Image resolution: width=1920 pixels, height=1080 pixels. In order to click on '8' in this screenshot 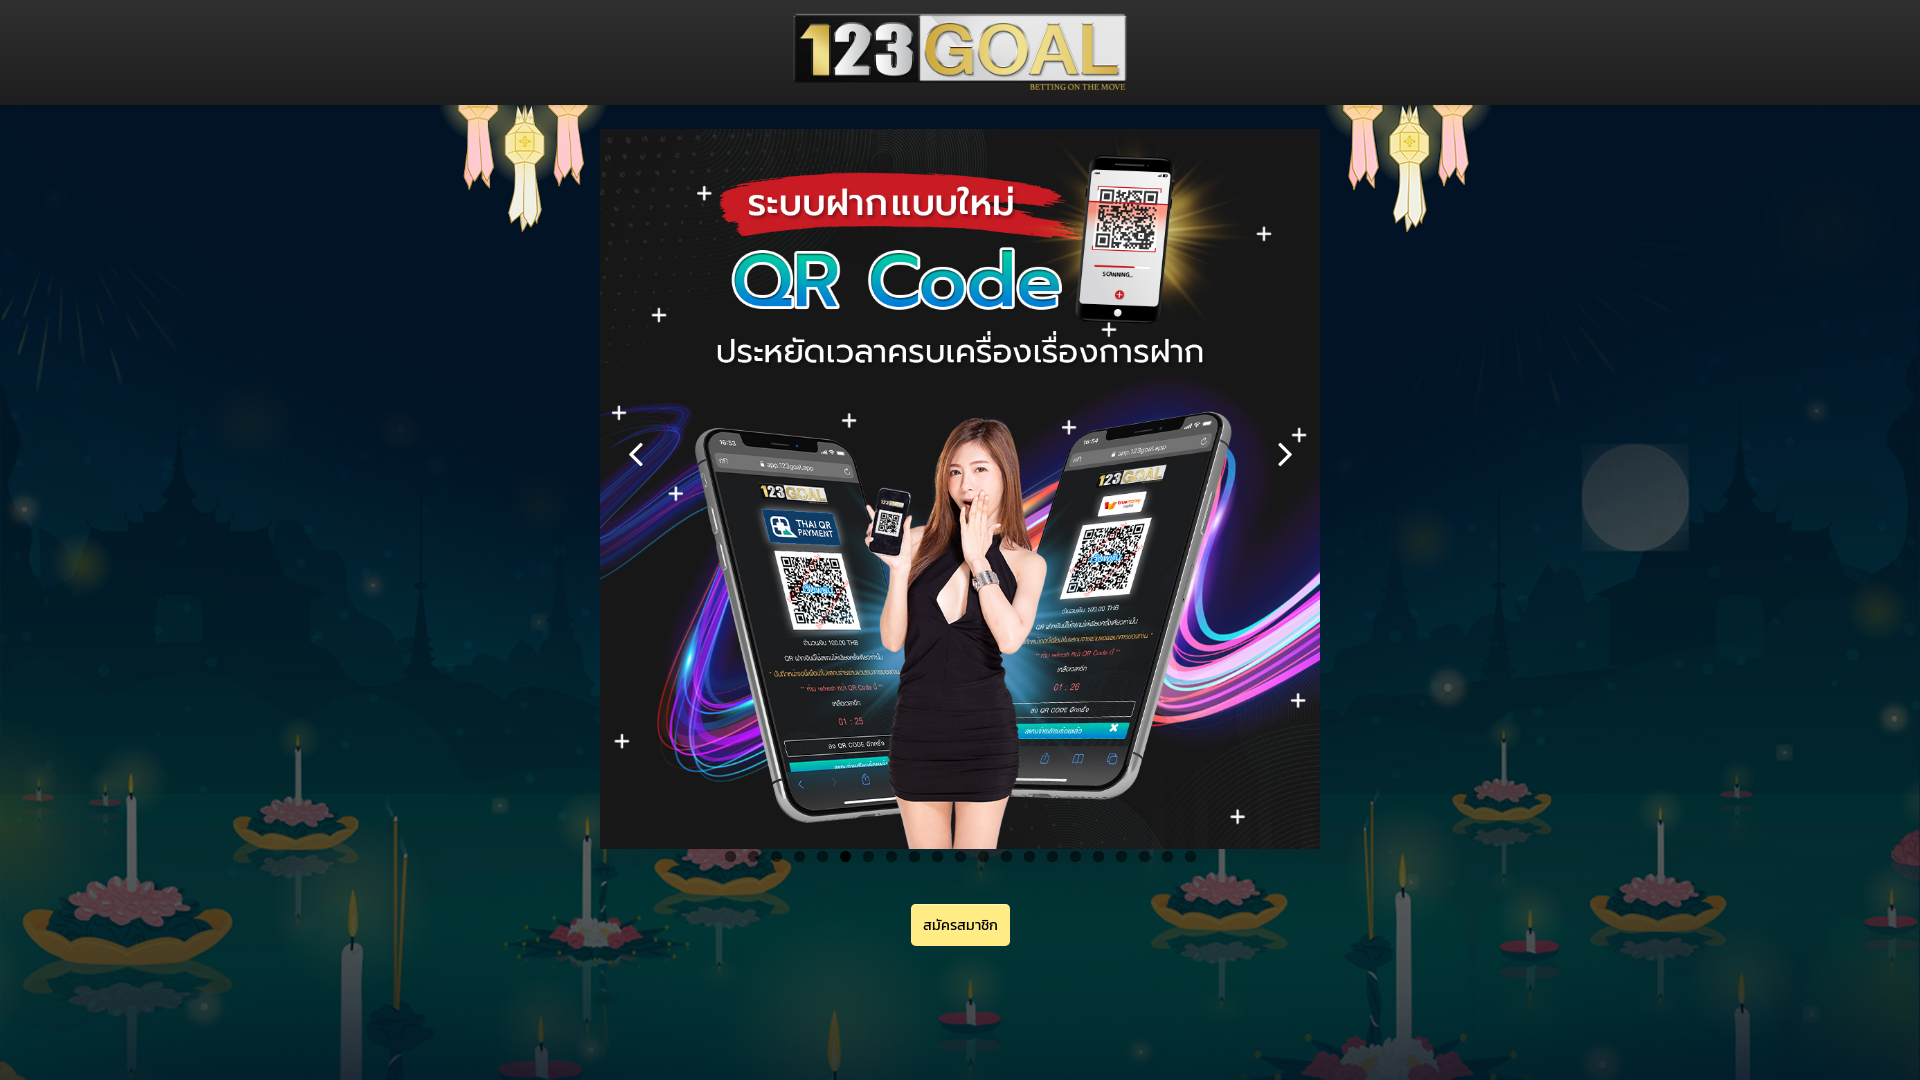, I will do `click(890, 855)`.